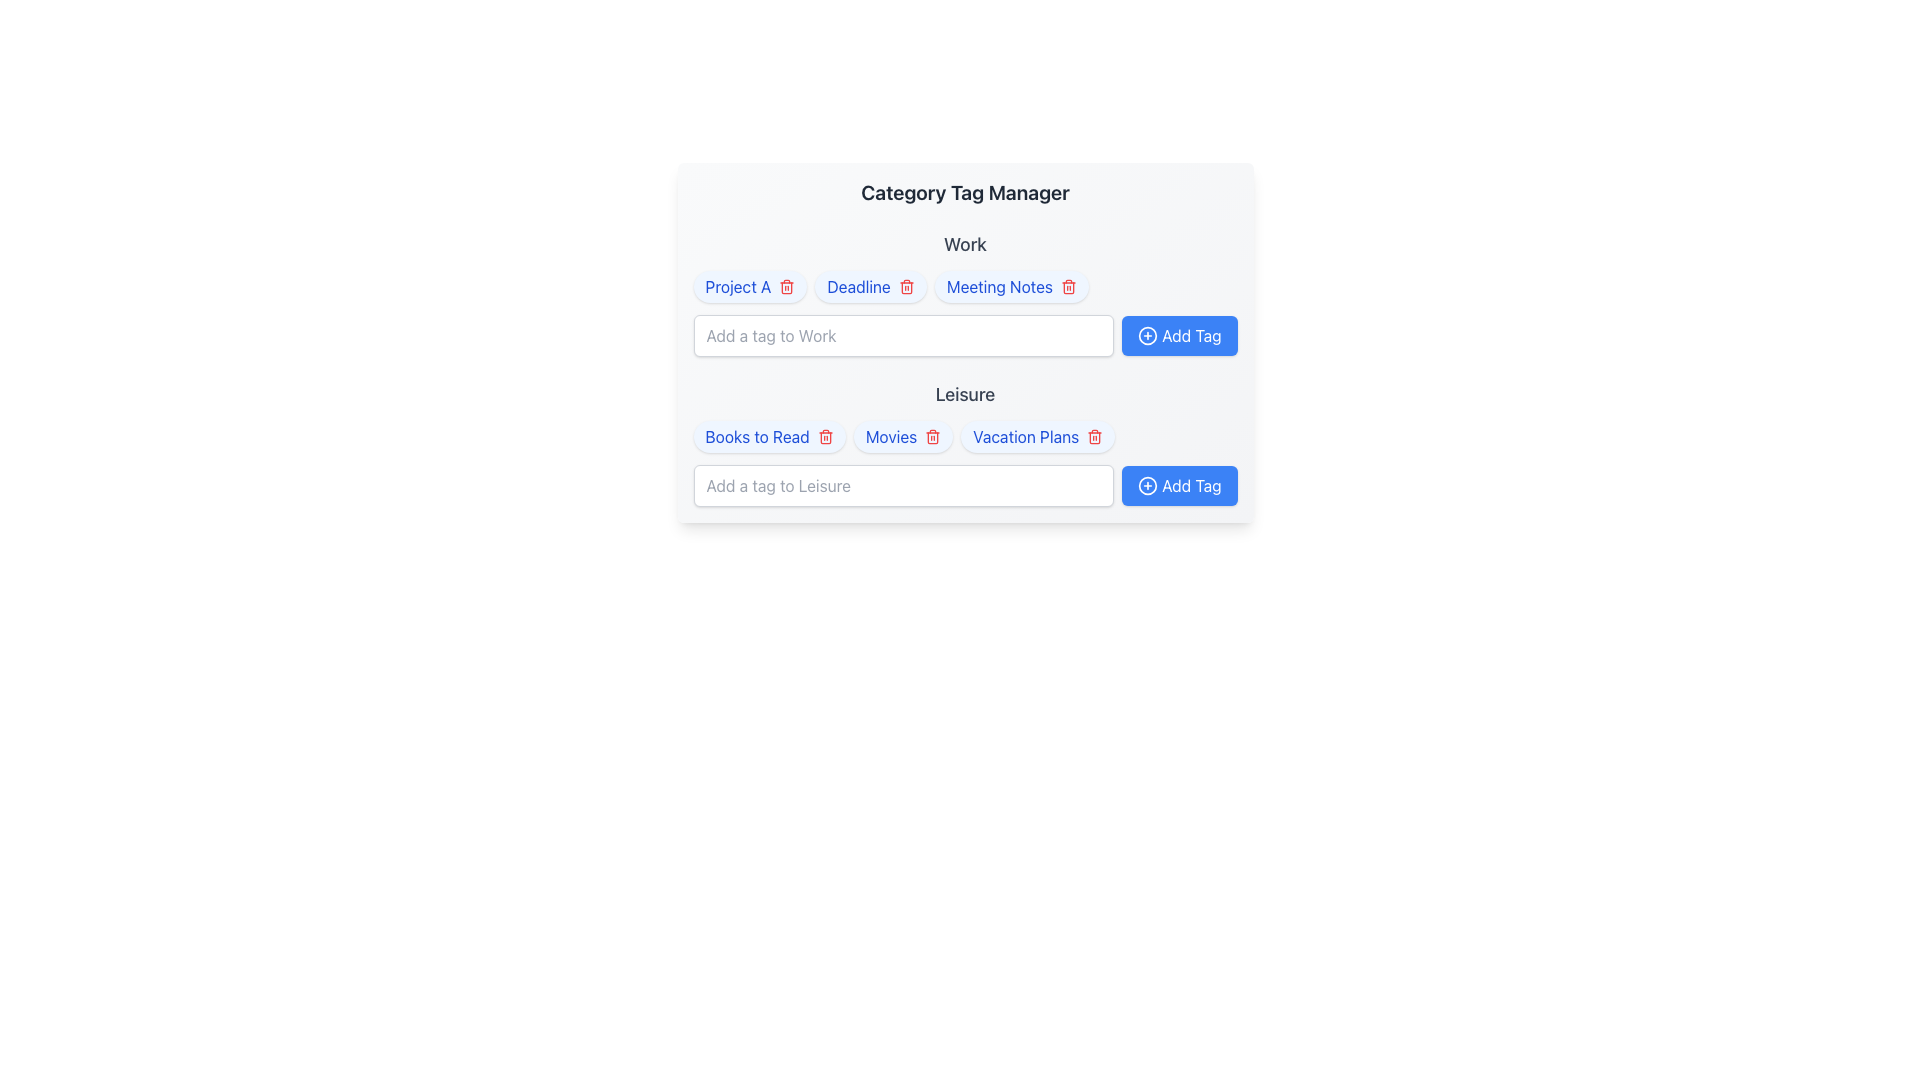 The width and height of the screenshot is (1920, 1080). I want to click on the Icon Button that deletes the 'Meeting Notes' tag, located next to the 'Meeting Notes' text under the 'Work' category, so click(1067, 286).